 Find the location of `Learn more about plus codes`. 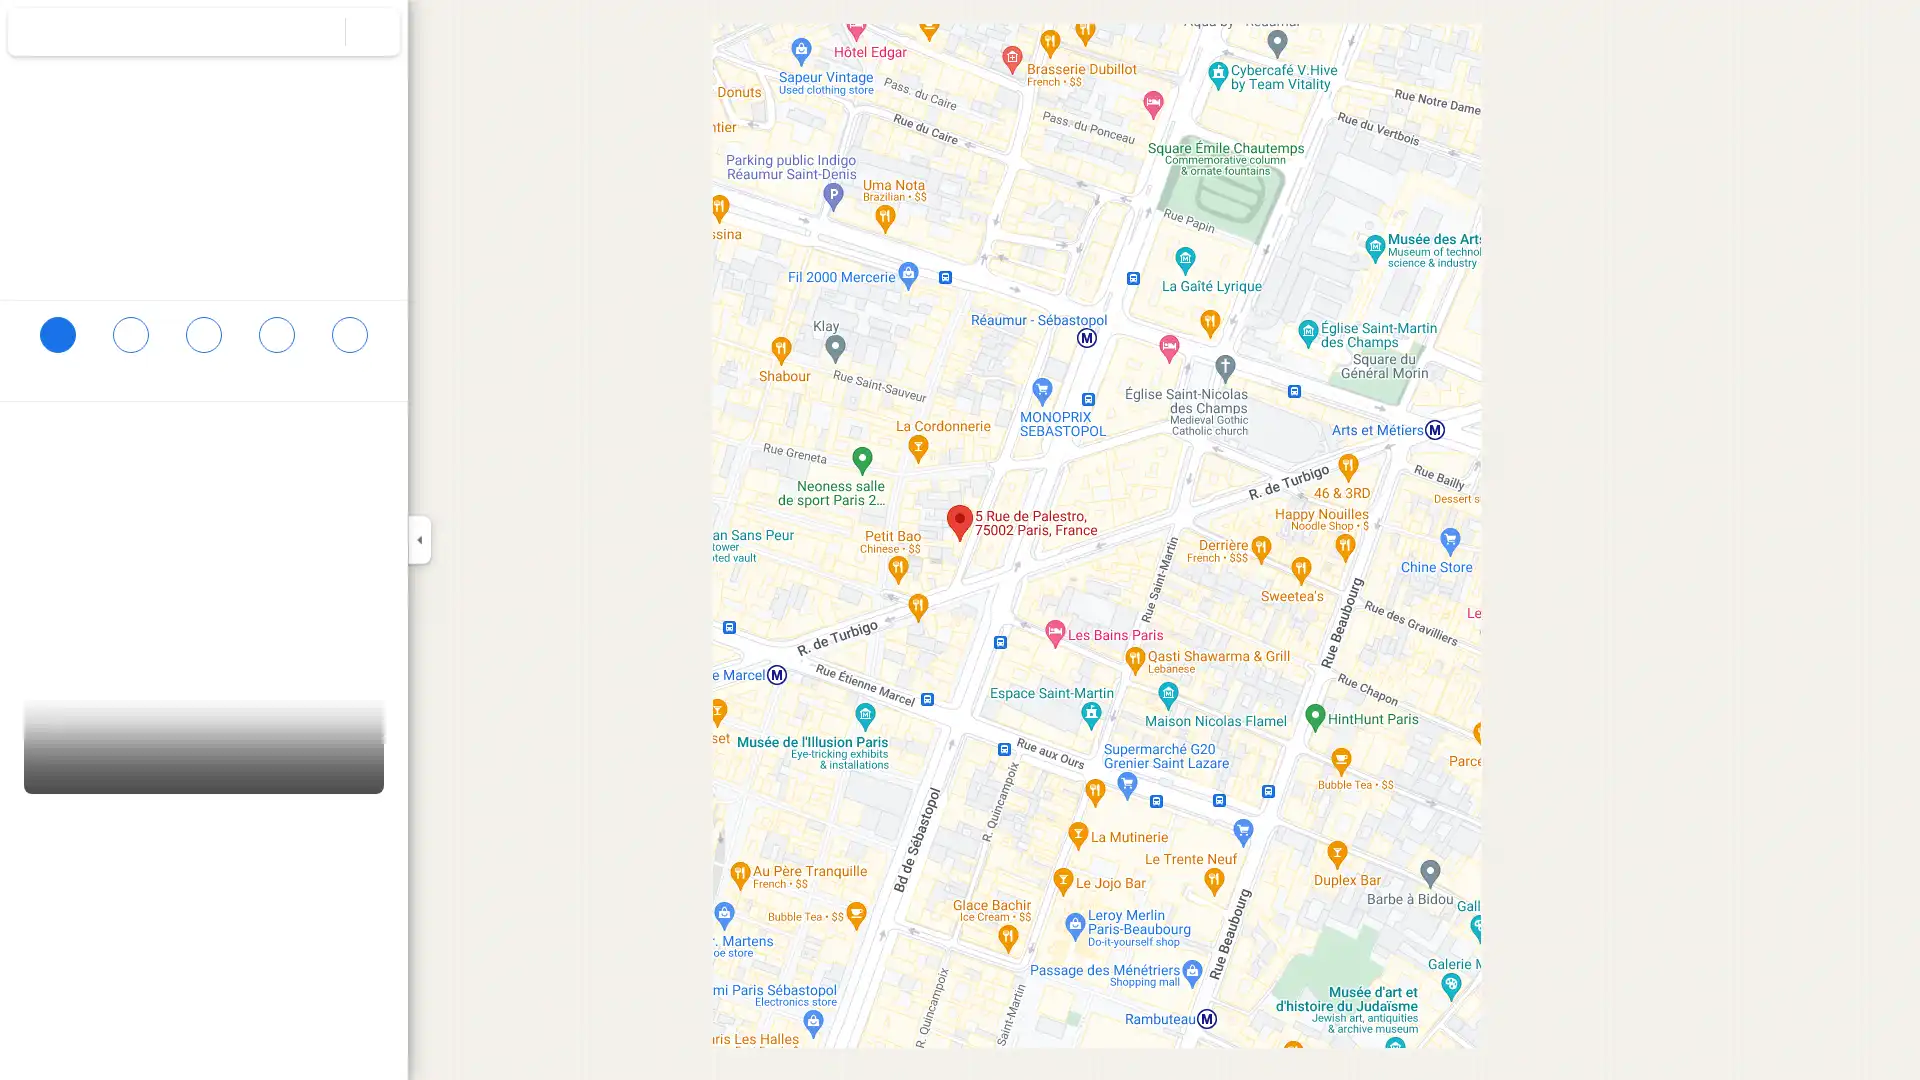

Learn more about plus codes is located at coordinates (383, 478).